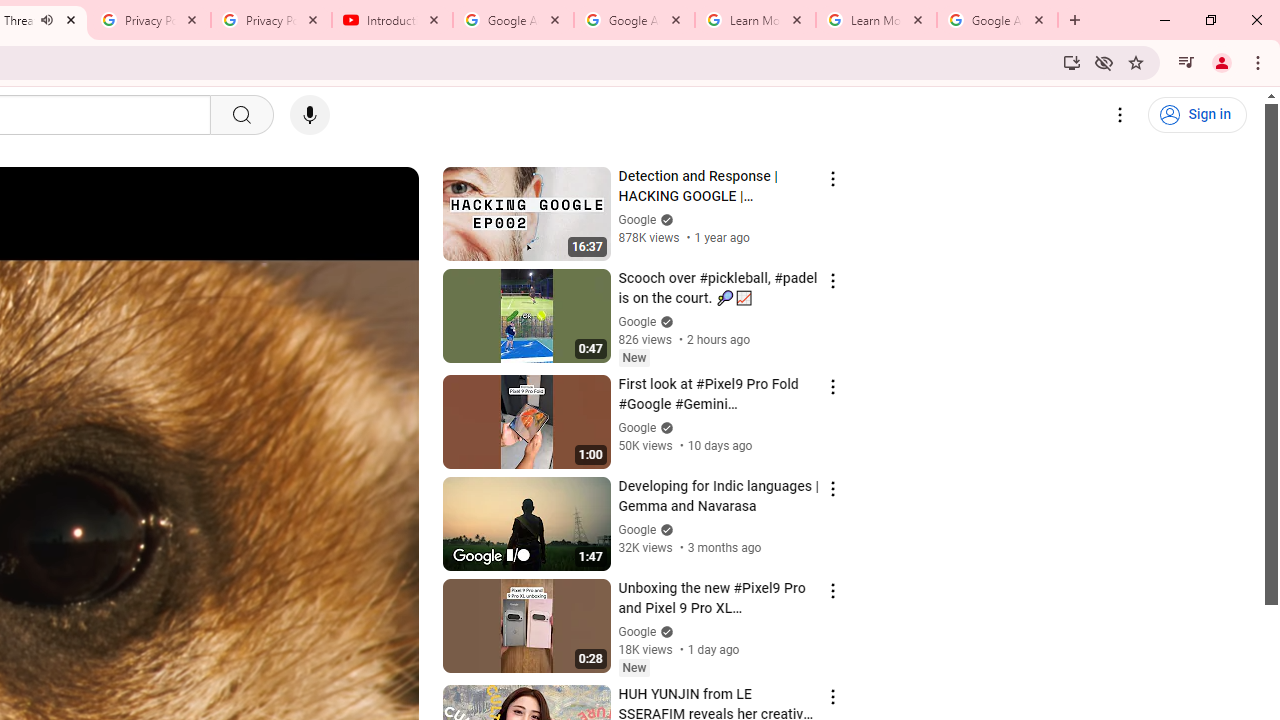 This screenshot has width=1280, height=720. I want to click on 'Introduction | Google Privacy Policy - YouTube', so click(392, 20).